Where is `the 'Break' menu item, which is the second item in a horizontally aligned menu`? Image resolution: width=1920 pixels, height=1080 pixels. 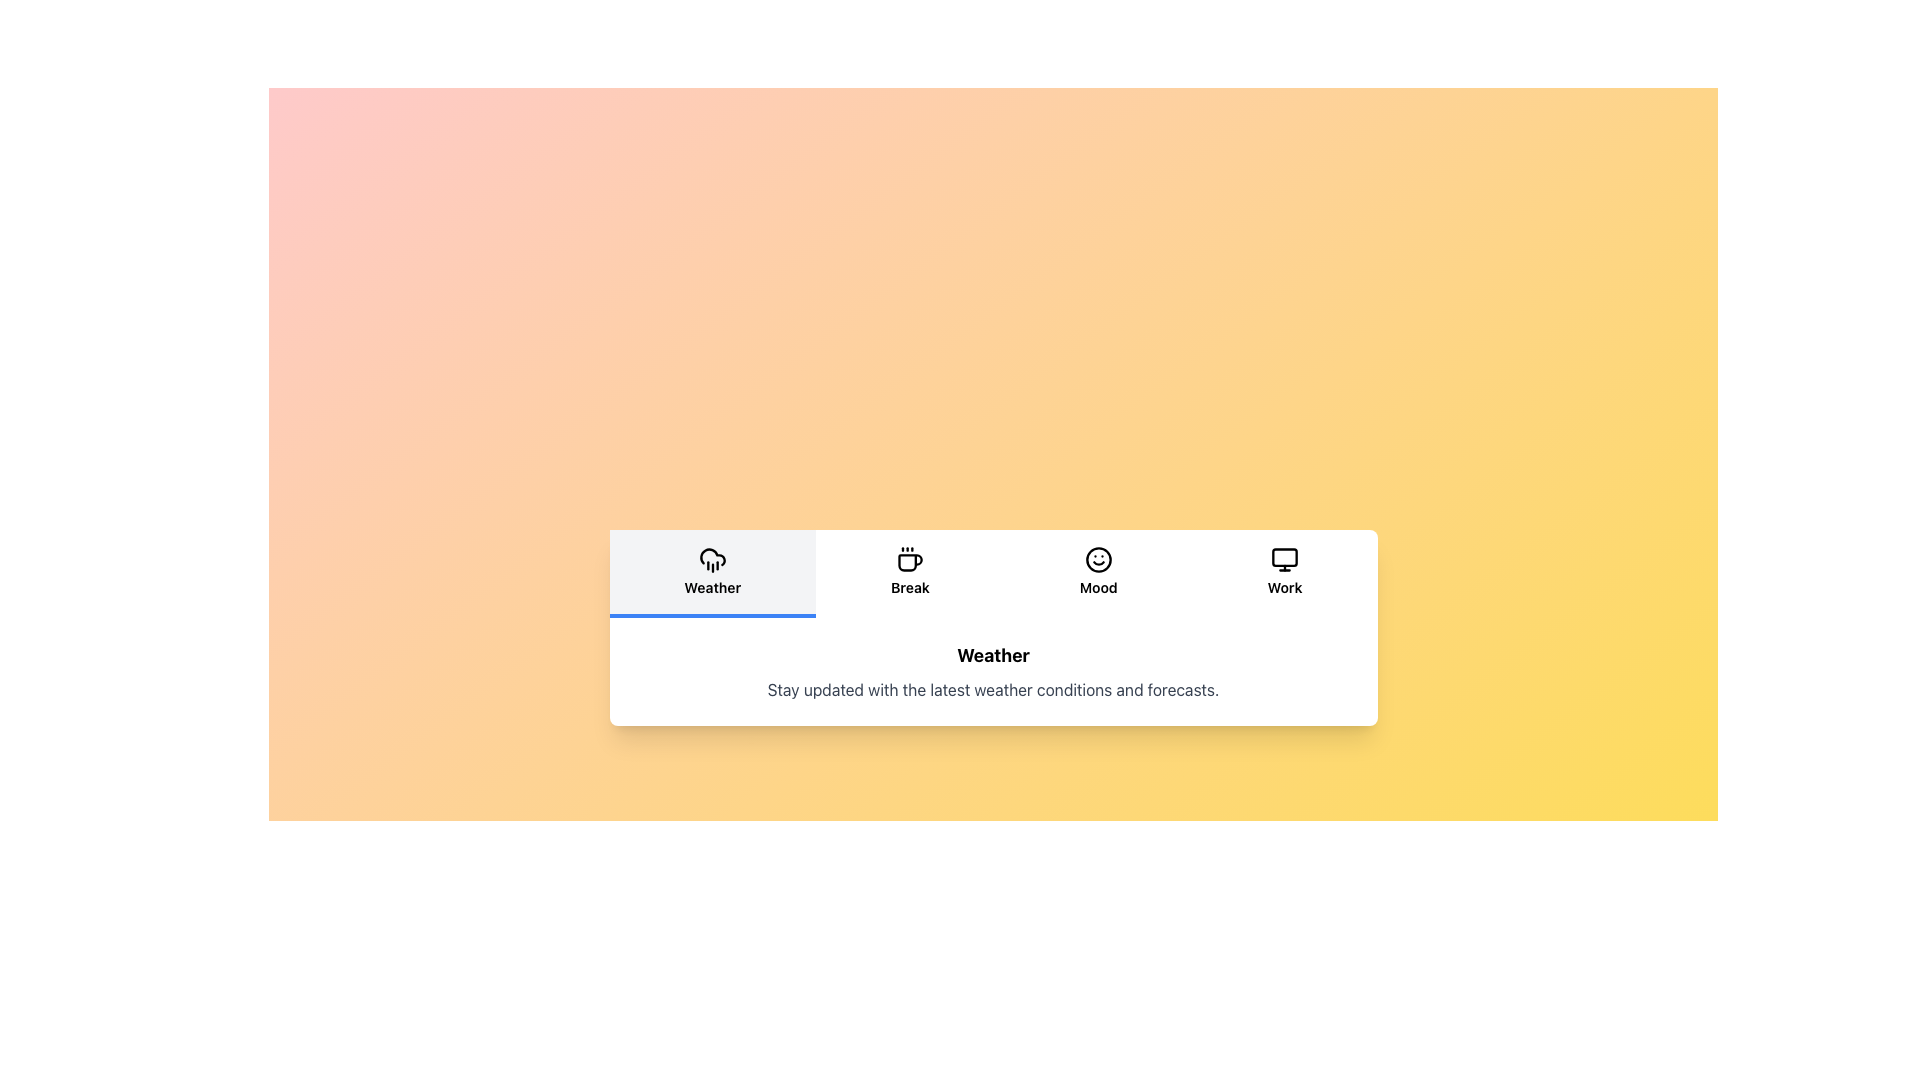
the 'Break' menu item, which is the second item in a horizontally aligned menu is located at coordinates (909, 571).